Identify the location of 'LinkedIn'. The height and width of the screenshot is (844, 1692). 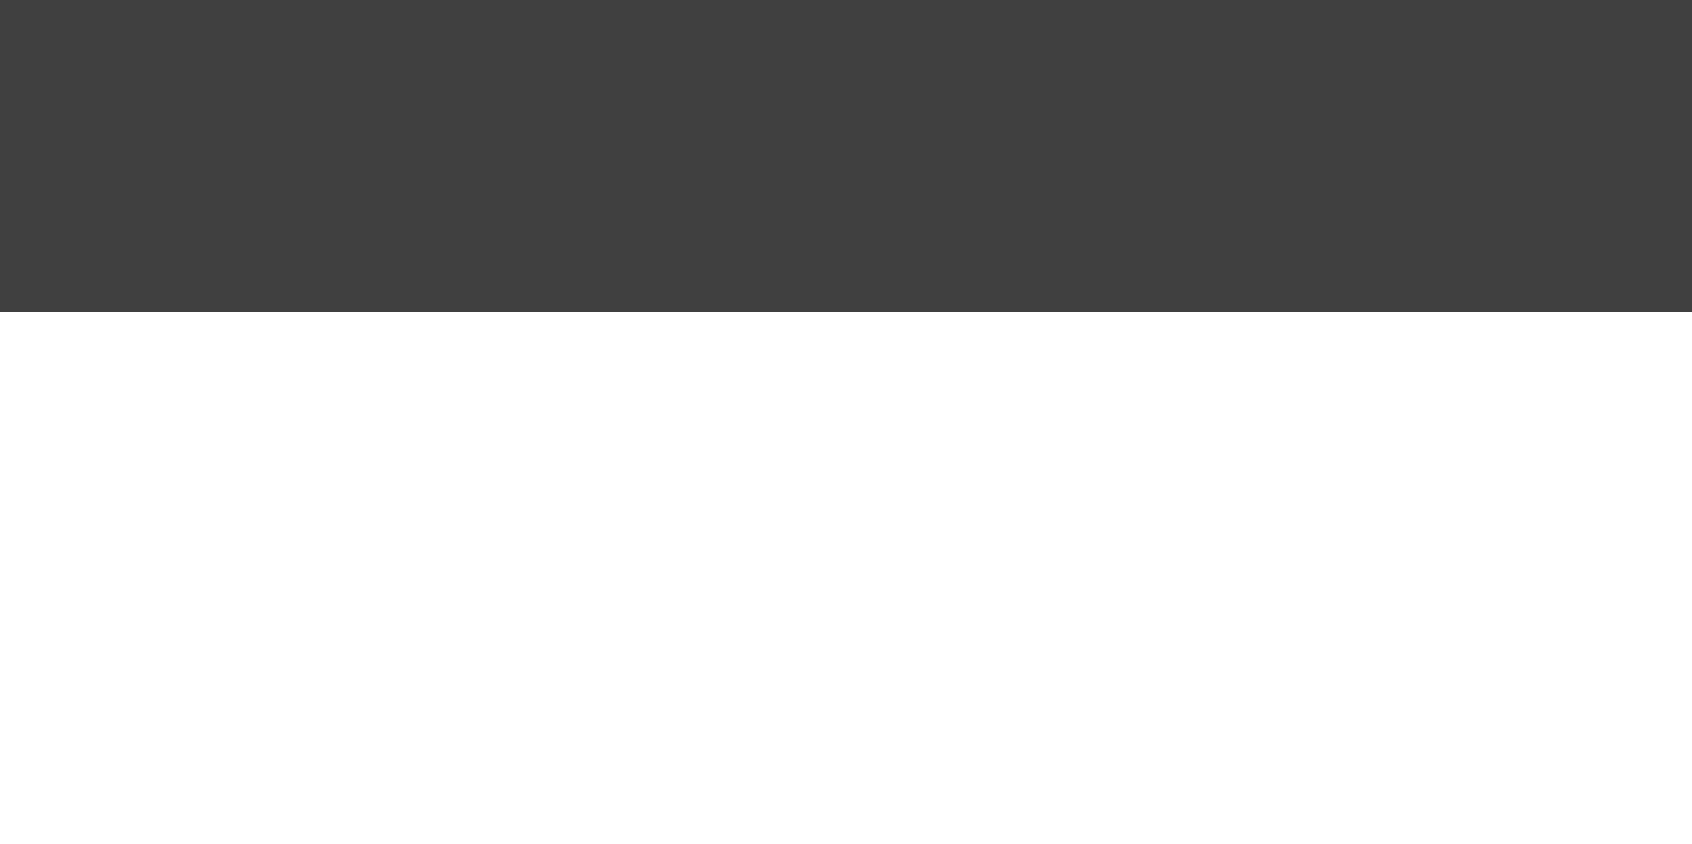
(1151, 94).